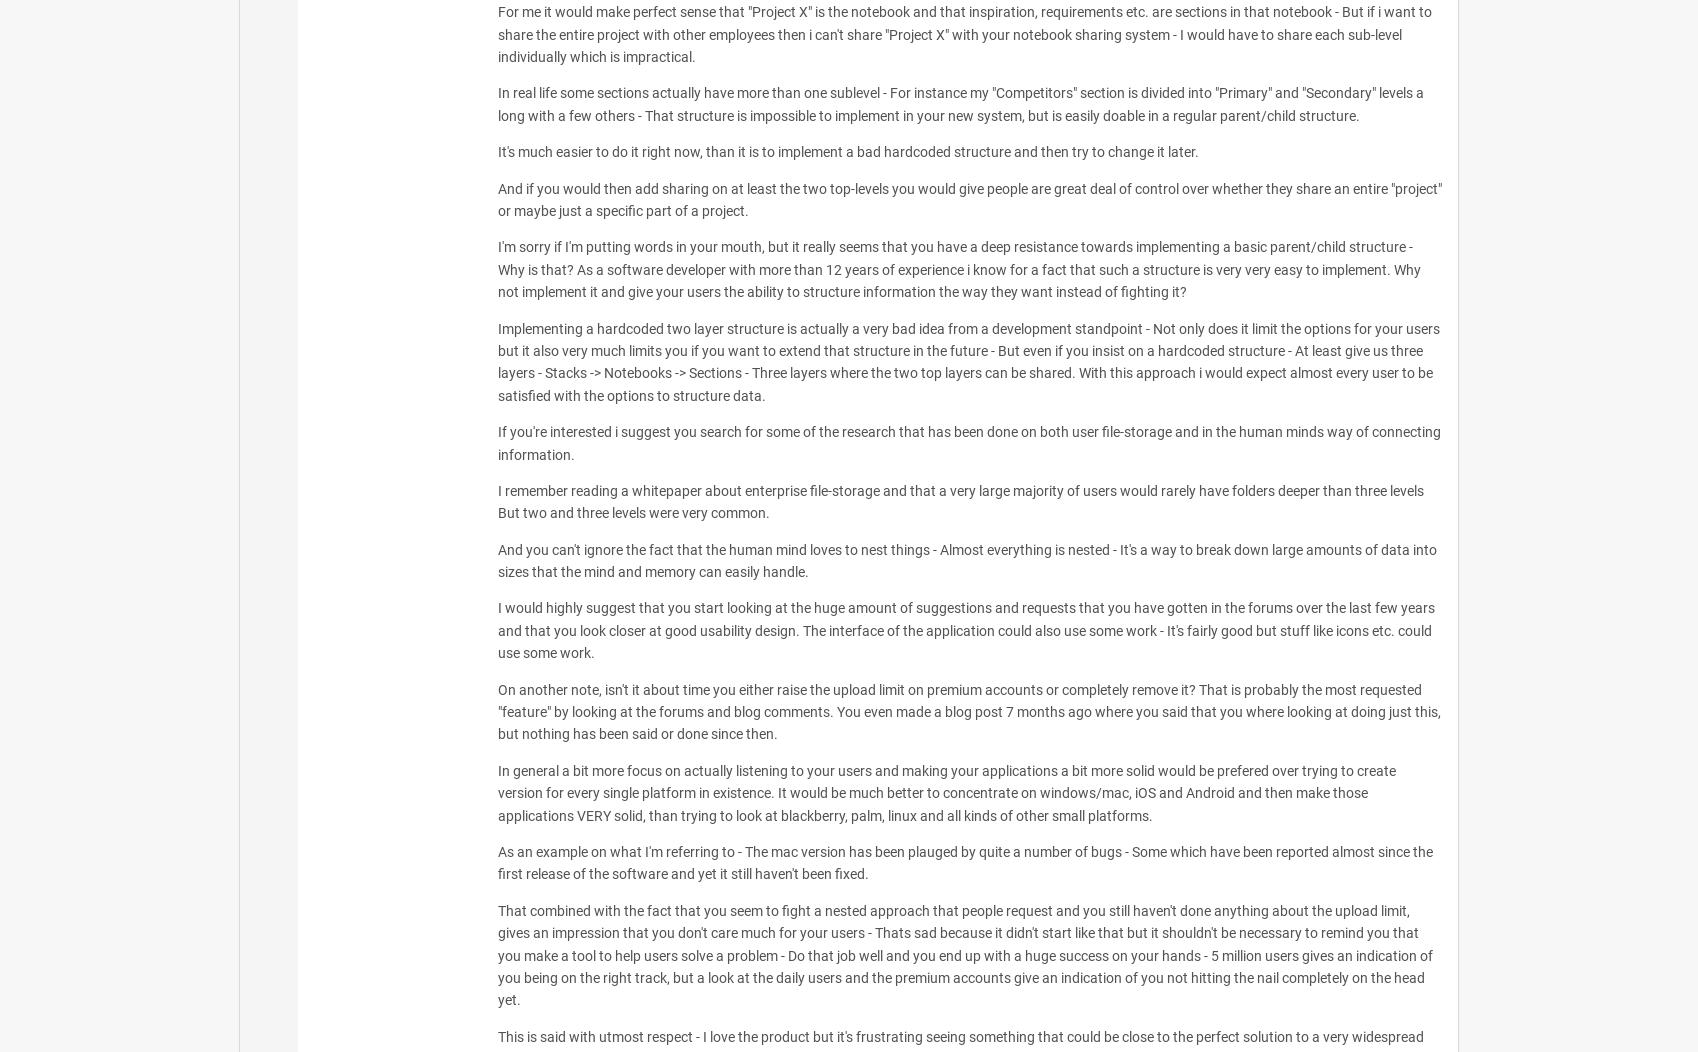 Image resolution: width=1698 pixels, height=1052 pixels. Describe the element at coordinates (496, 500) in the screenshot. I see `'I remember reading a whitepaper about enterprise file-storage and that a very large majority of users would rarely have folders deeper than three levels But two and three levels were very common.'` at that location.